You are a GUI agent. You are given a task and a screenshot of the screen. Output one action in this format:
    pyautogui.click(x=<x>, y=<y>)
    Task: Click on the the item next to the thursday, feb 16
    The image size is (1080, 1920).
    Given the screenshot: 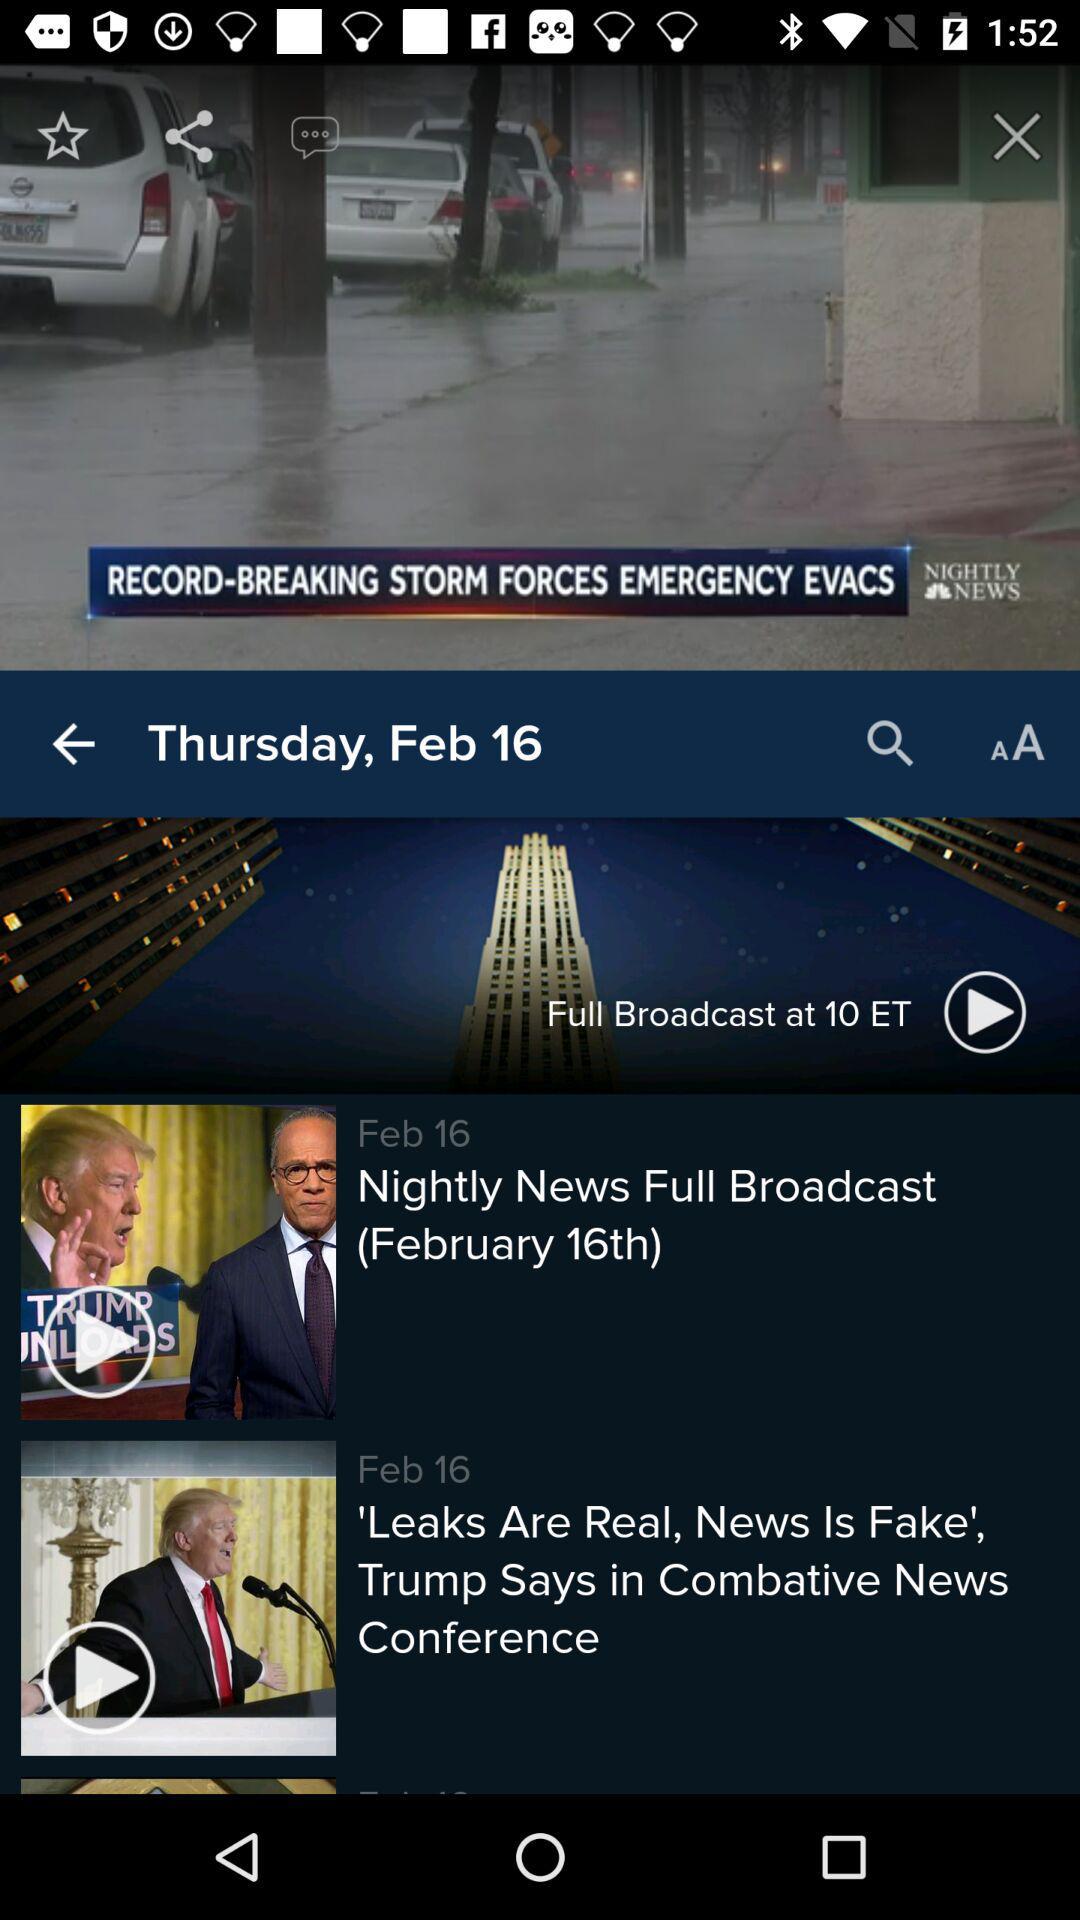 What is the action you would take?
    pyautogui.click(x=72, y=743)
    